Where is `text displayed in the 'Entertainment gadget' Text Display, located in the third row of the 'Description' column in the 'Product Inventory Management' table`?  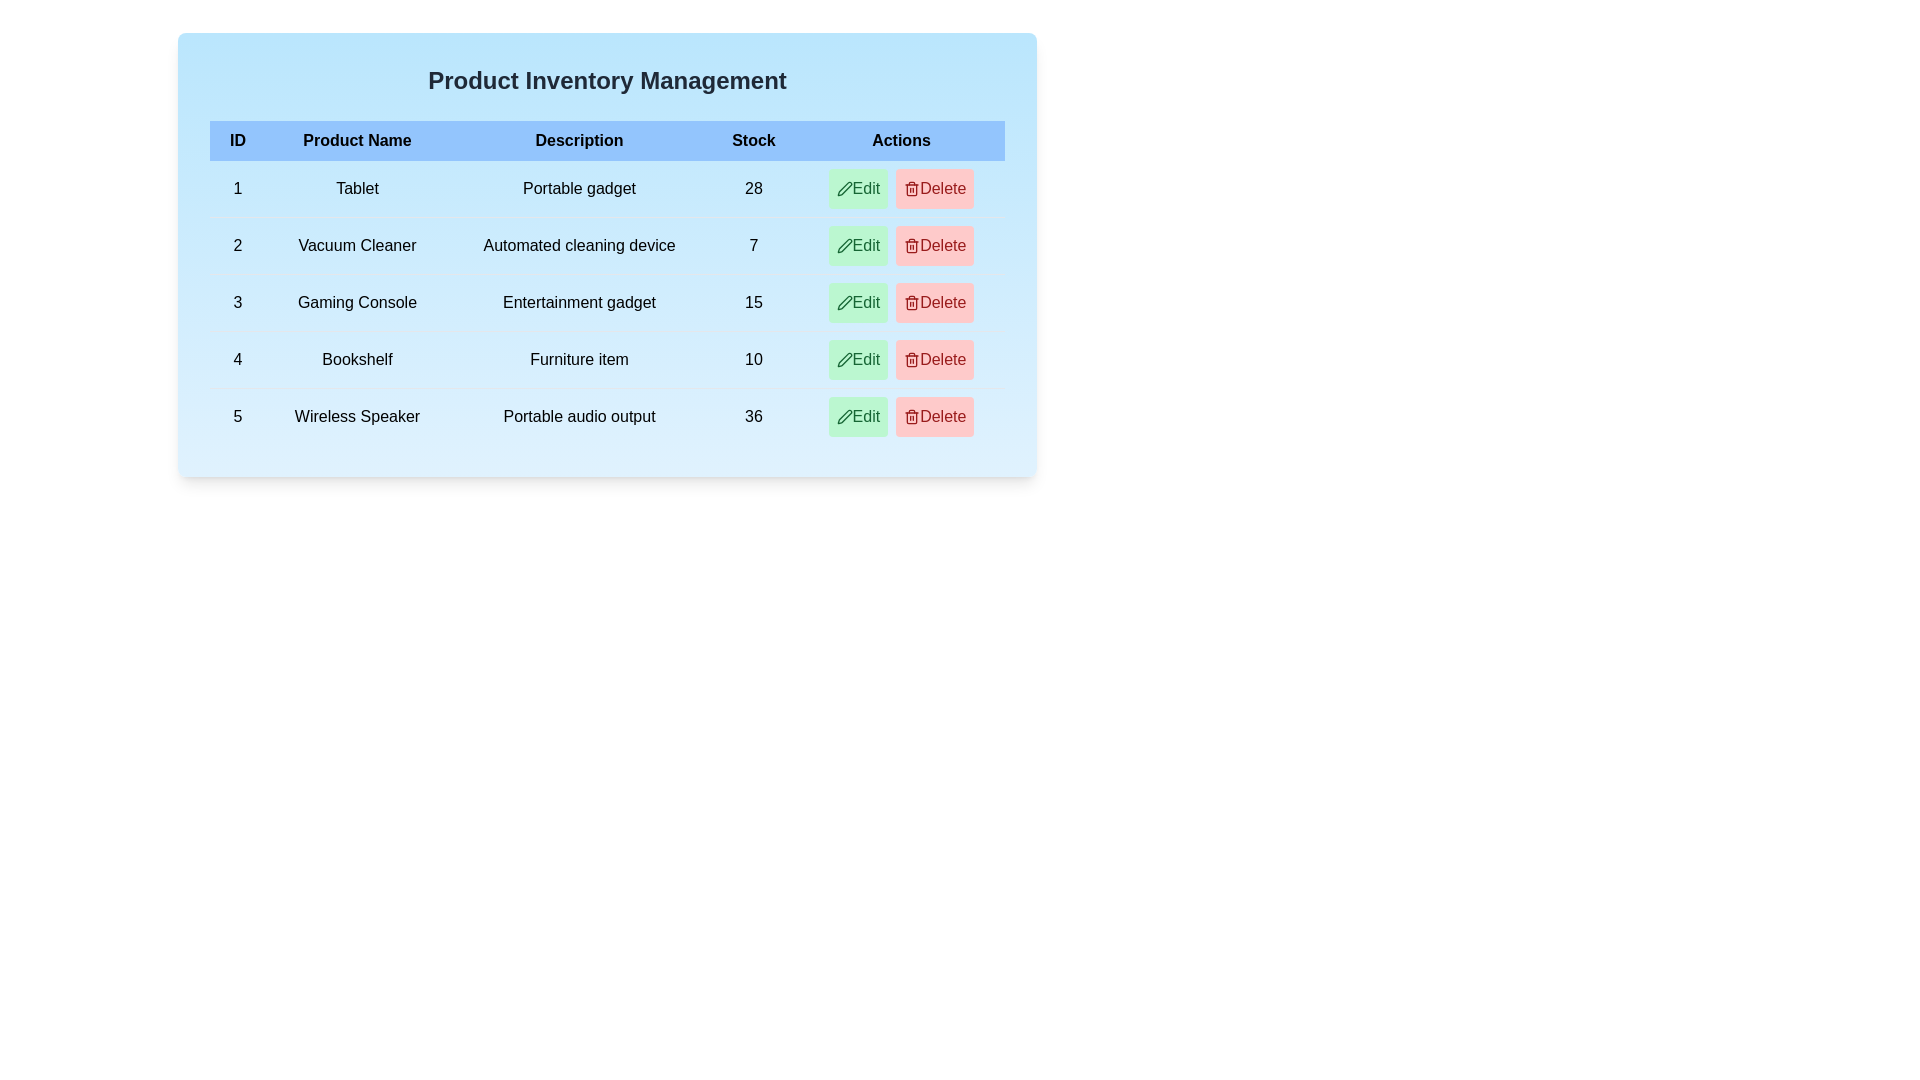
text displayed in the 'Entertainment gadget' Text Display, located in the third row of the 'Description' column in the 'Product Inventory Management' table is located at coordinates (578, 303).